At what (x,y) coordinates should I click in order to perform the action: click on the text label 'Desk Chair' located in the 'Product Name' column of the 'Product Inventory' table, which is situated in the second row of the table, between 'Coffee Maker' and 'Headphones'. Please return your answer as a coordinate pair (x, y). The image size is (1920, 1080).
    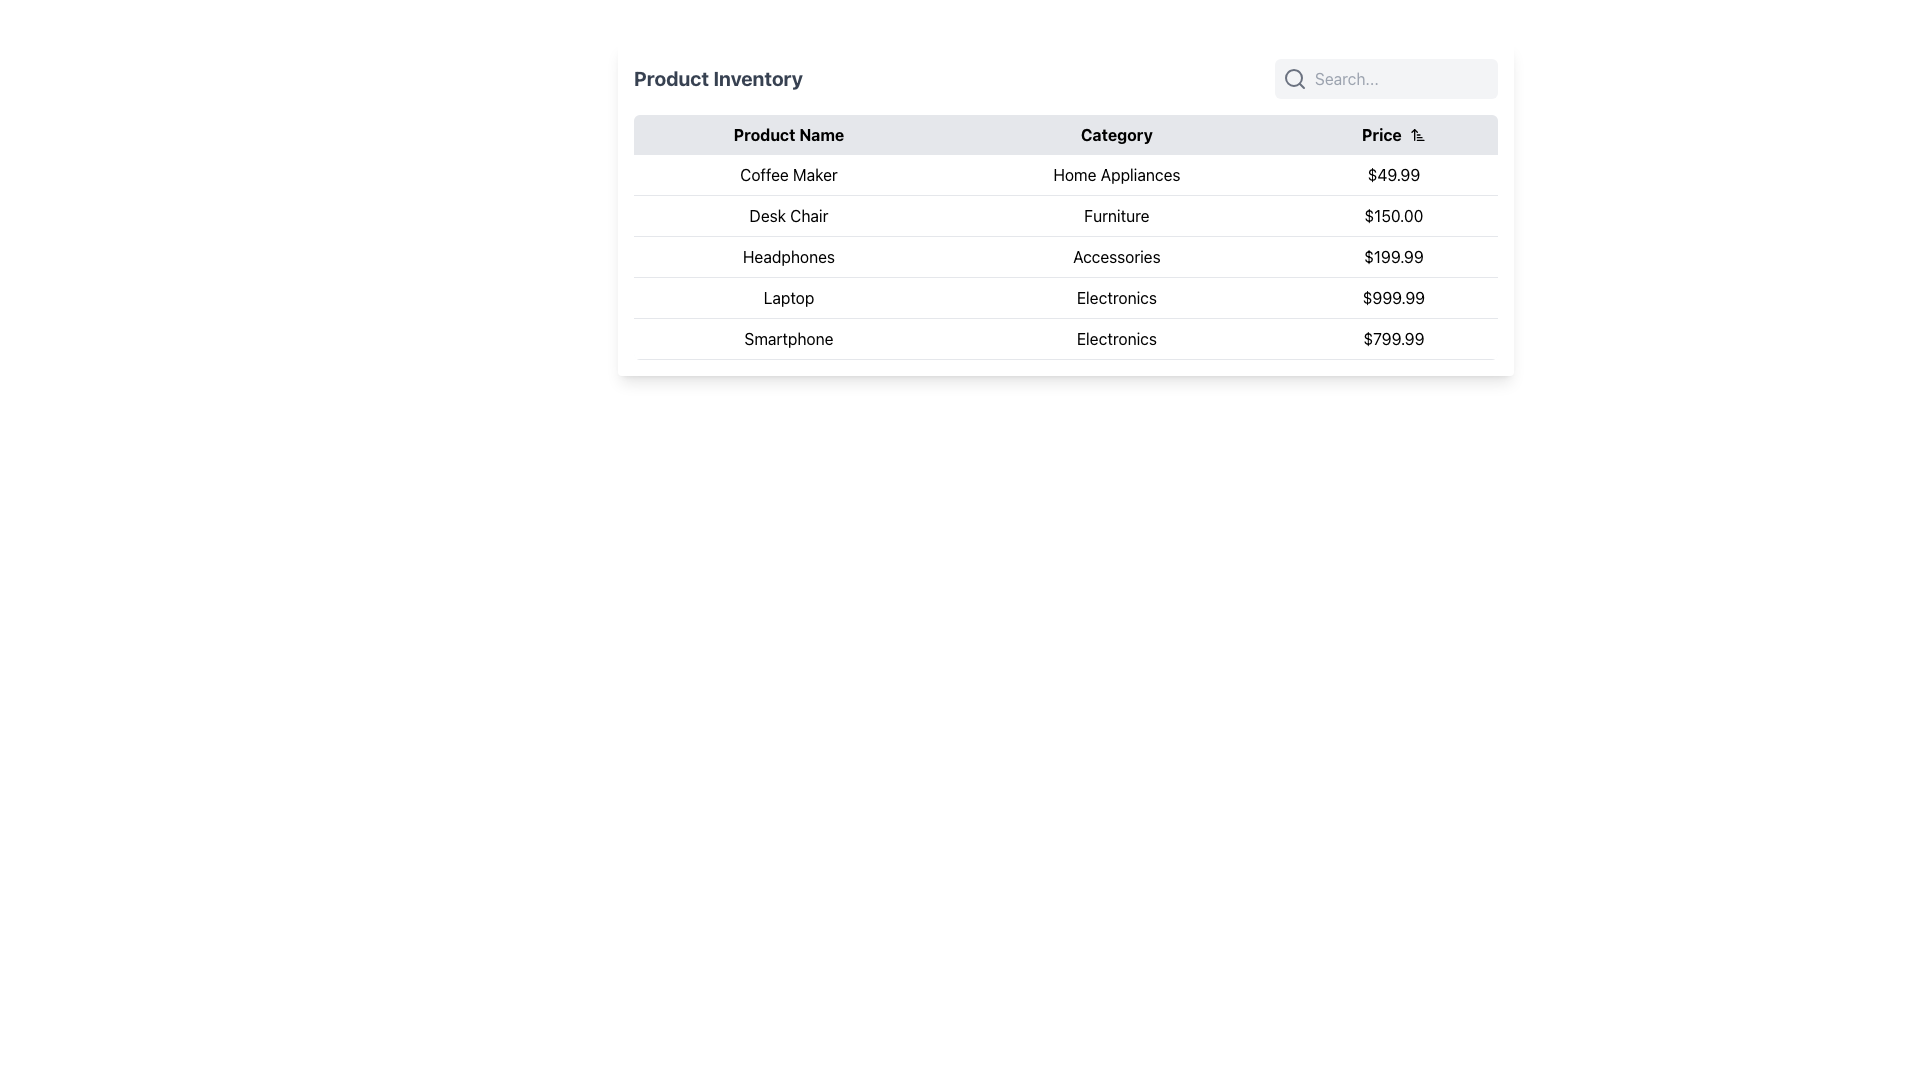
    Looking at the image, I should click on (787, 216).